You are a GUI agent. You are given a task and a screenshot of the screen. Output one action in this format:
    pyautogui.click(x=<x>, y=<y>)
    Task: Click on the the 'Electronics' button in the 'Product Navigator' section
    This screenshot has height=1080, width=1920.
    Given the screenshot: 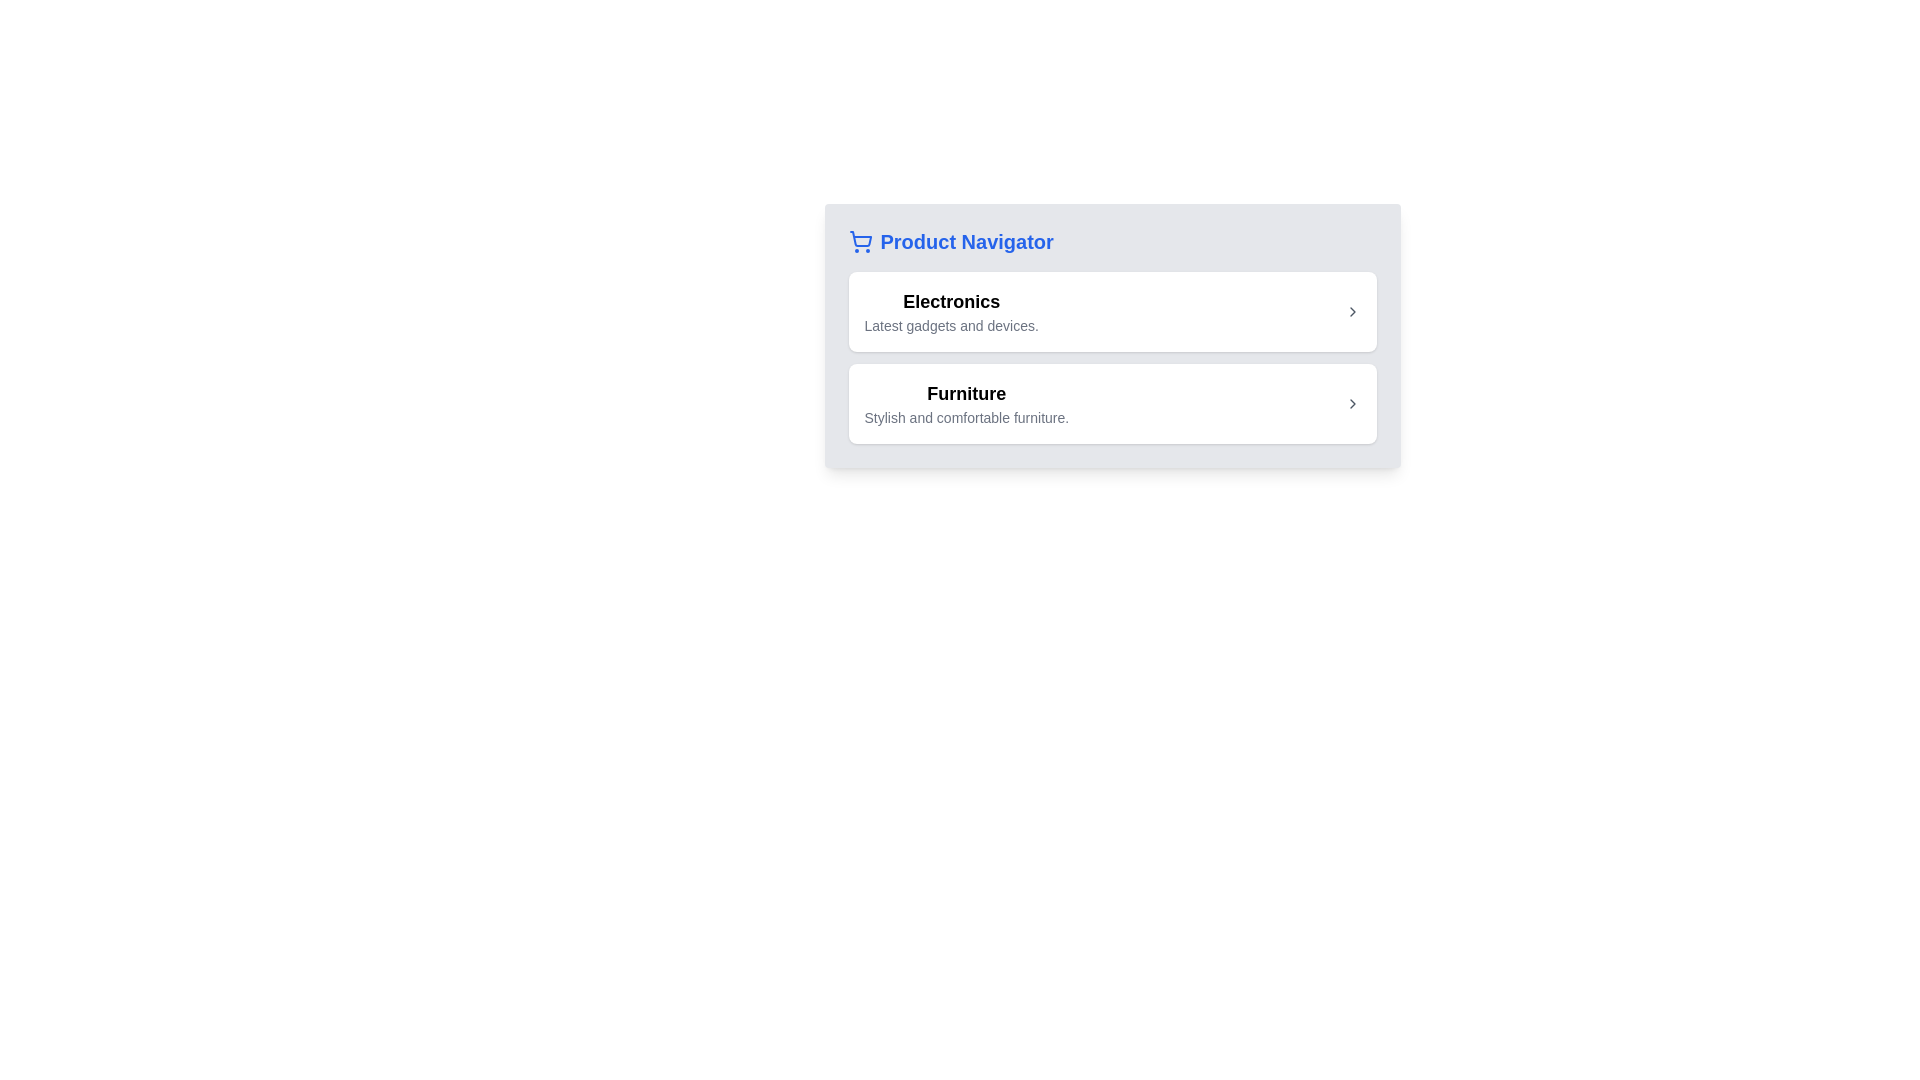 What is the action you would take?
    pyautogui.click(x=1111, y=312)
    